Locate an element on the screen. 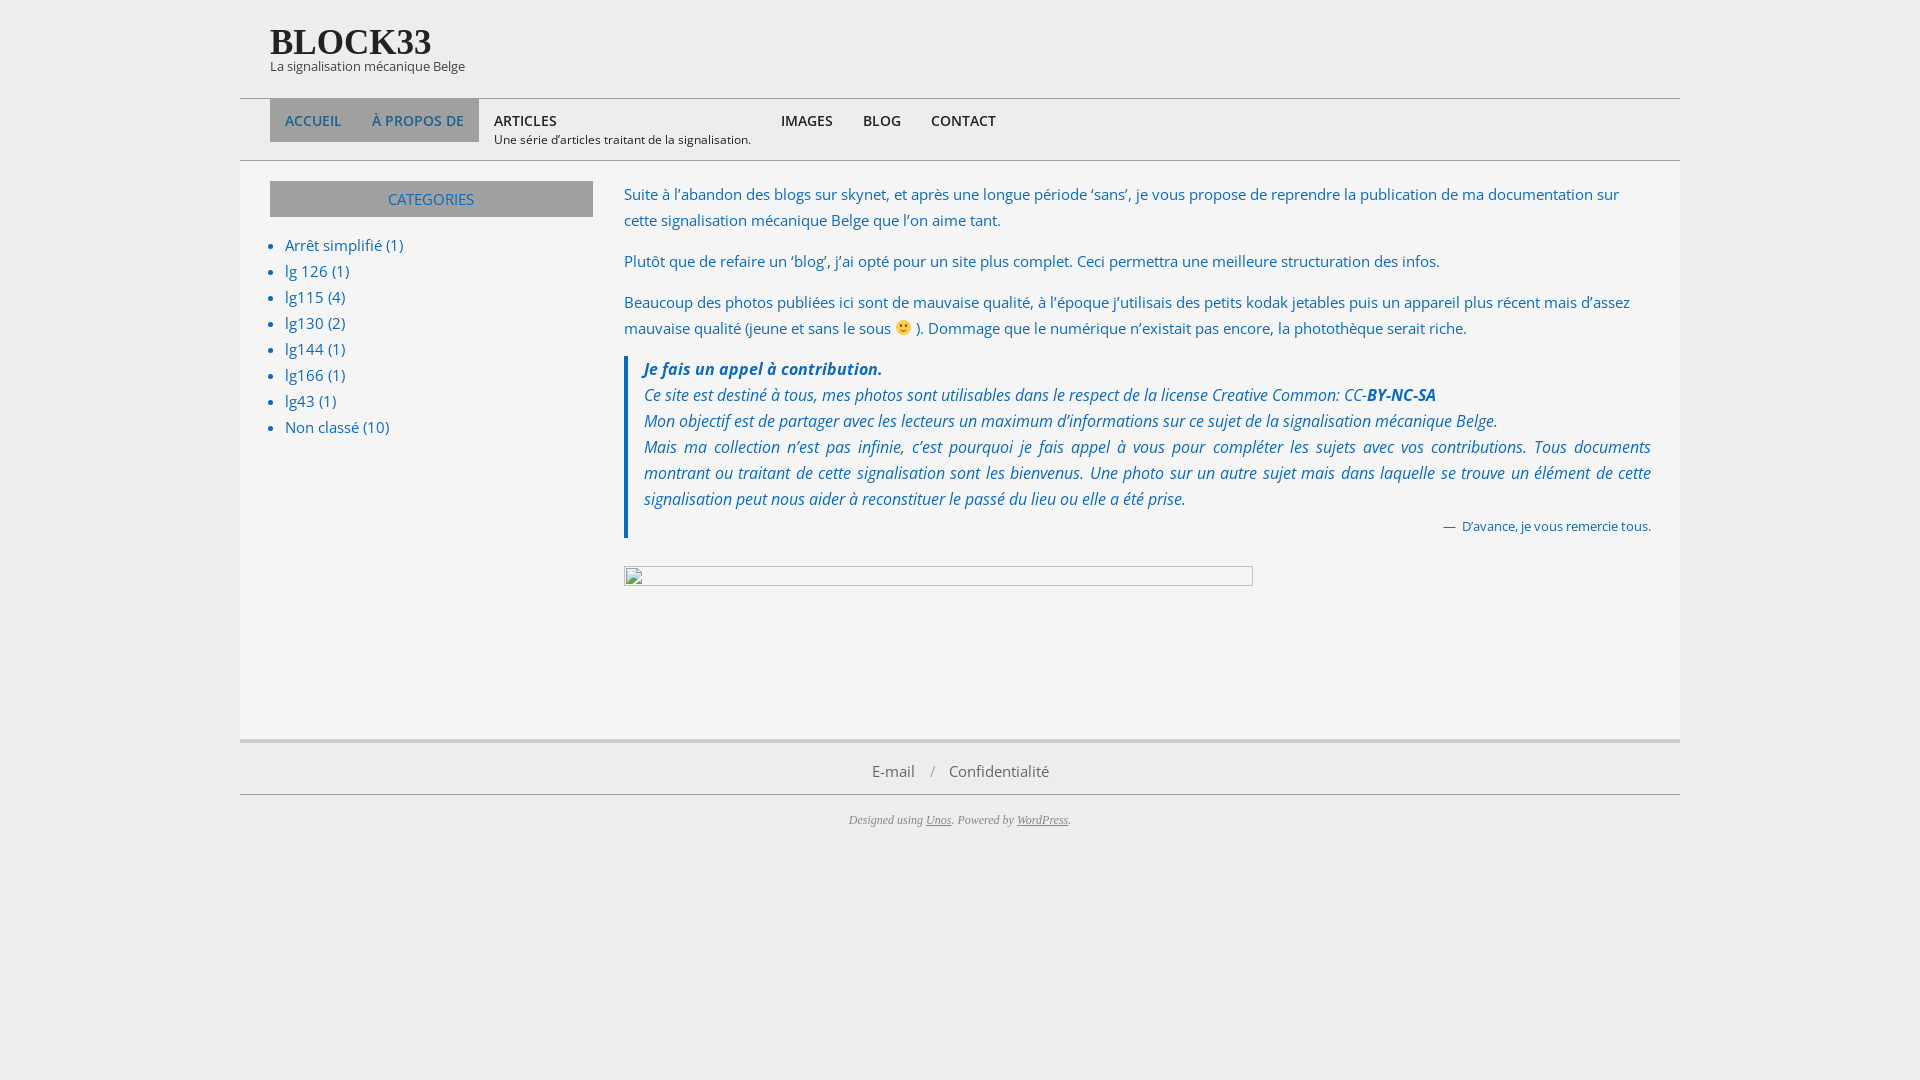  'lg 126' is located at coordinates (305, 270).